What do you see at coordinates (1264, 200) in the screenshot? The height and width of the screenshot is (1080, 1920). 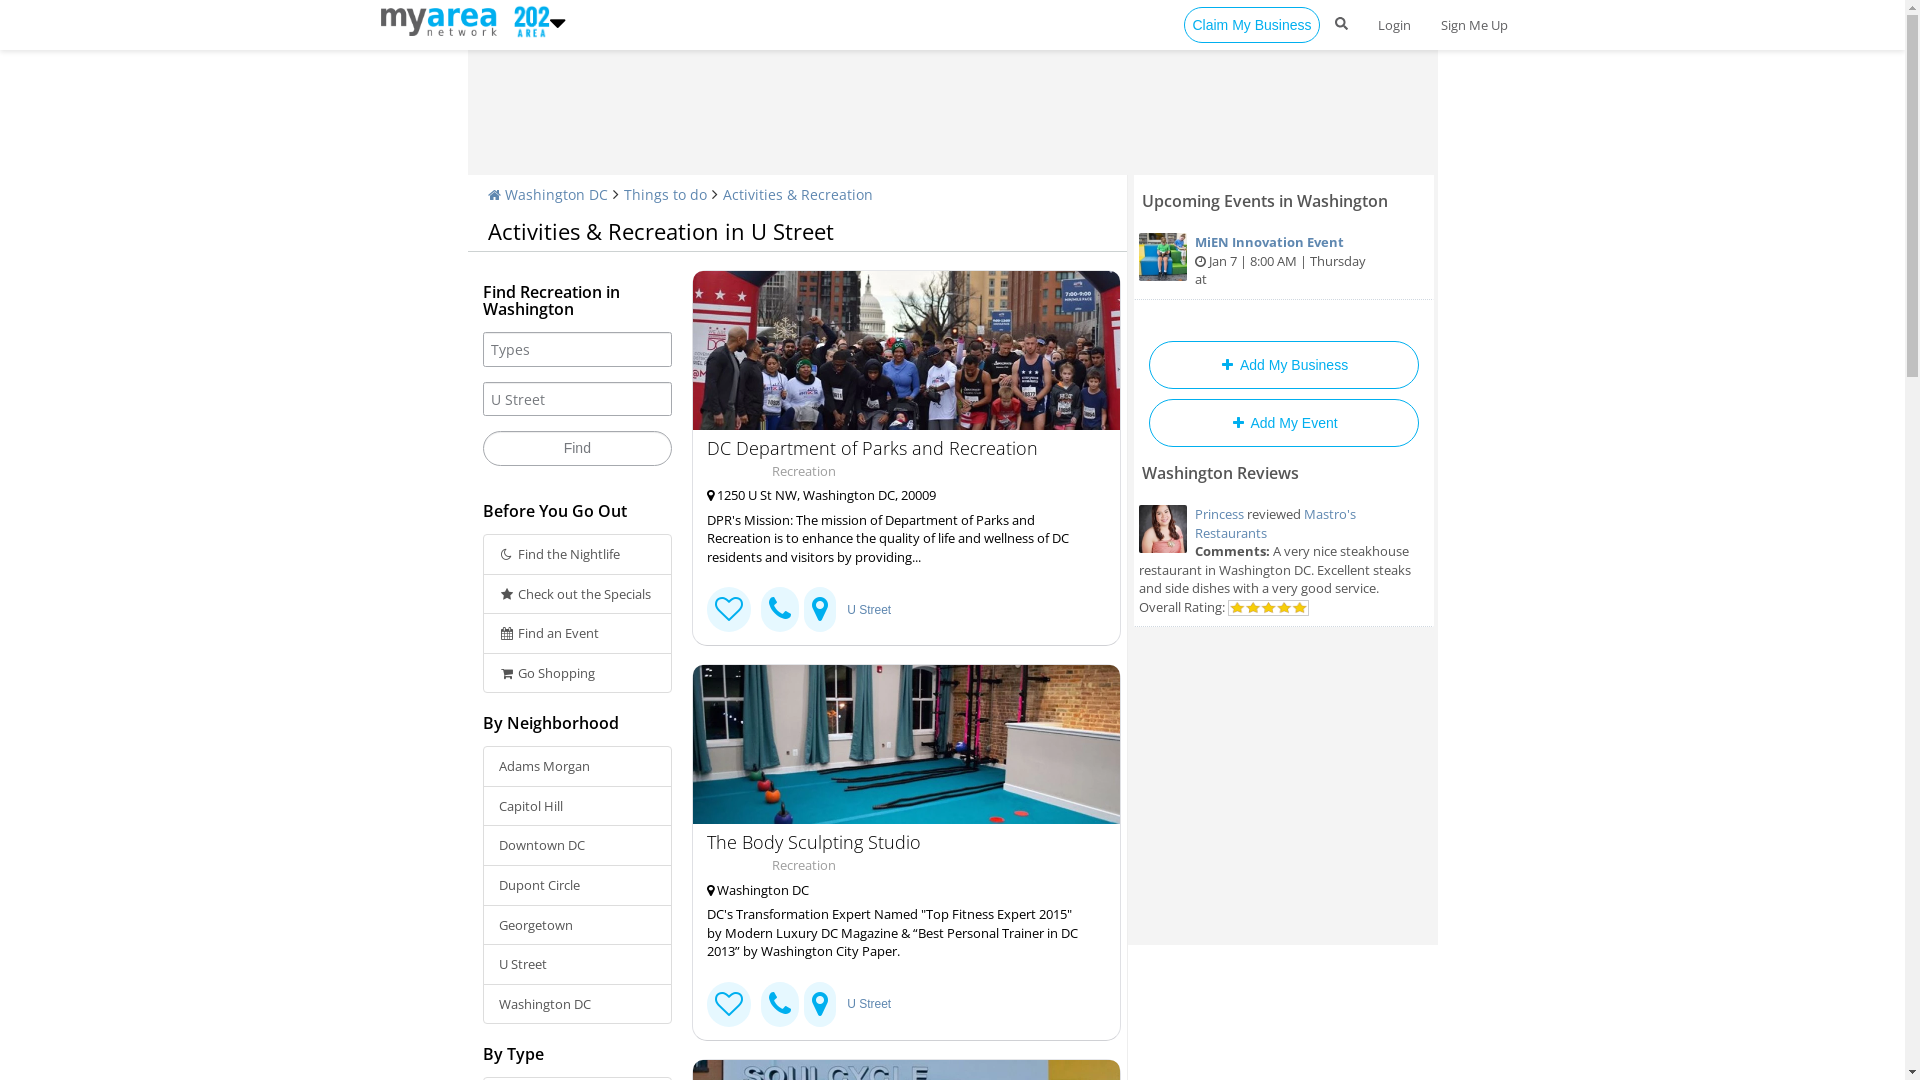 I see `'Upcoming Events in Washington'` at bounding box center [1264, 200].